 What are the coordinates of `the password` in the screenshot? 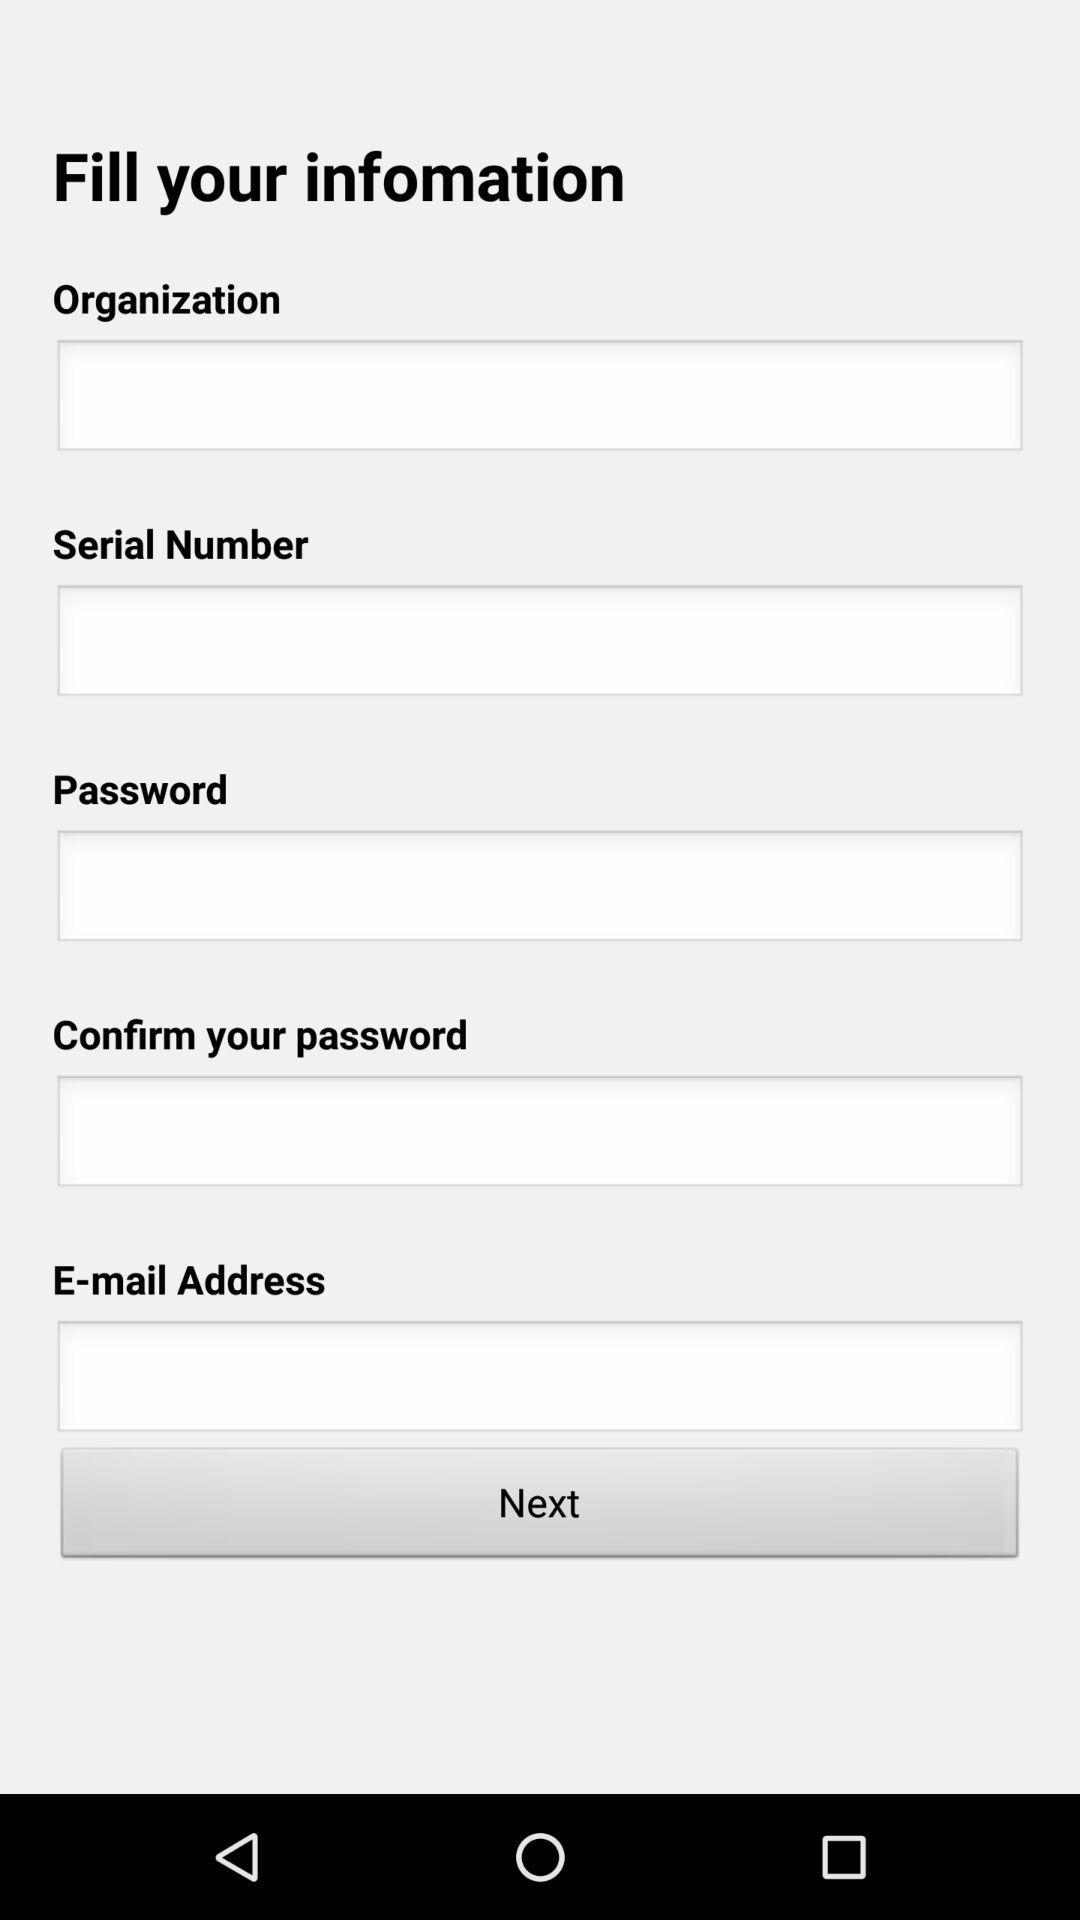 It's located at (540, 890).